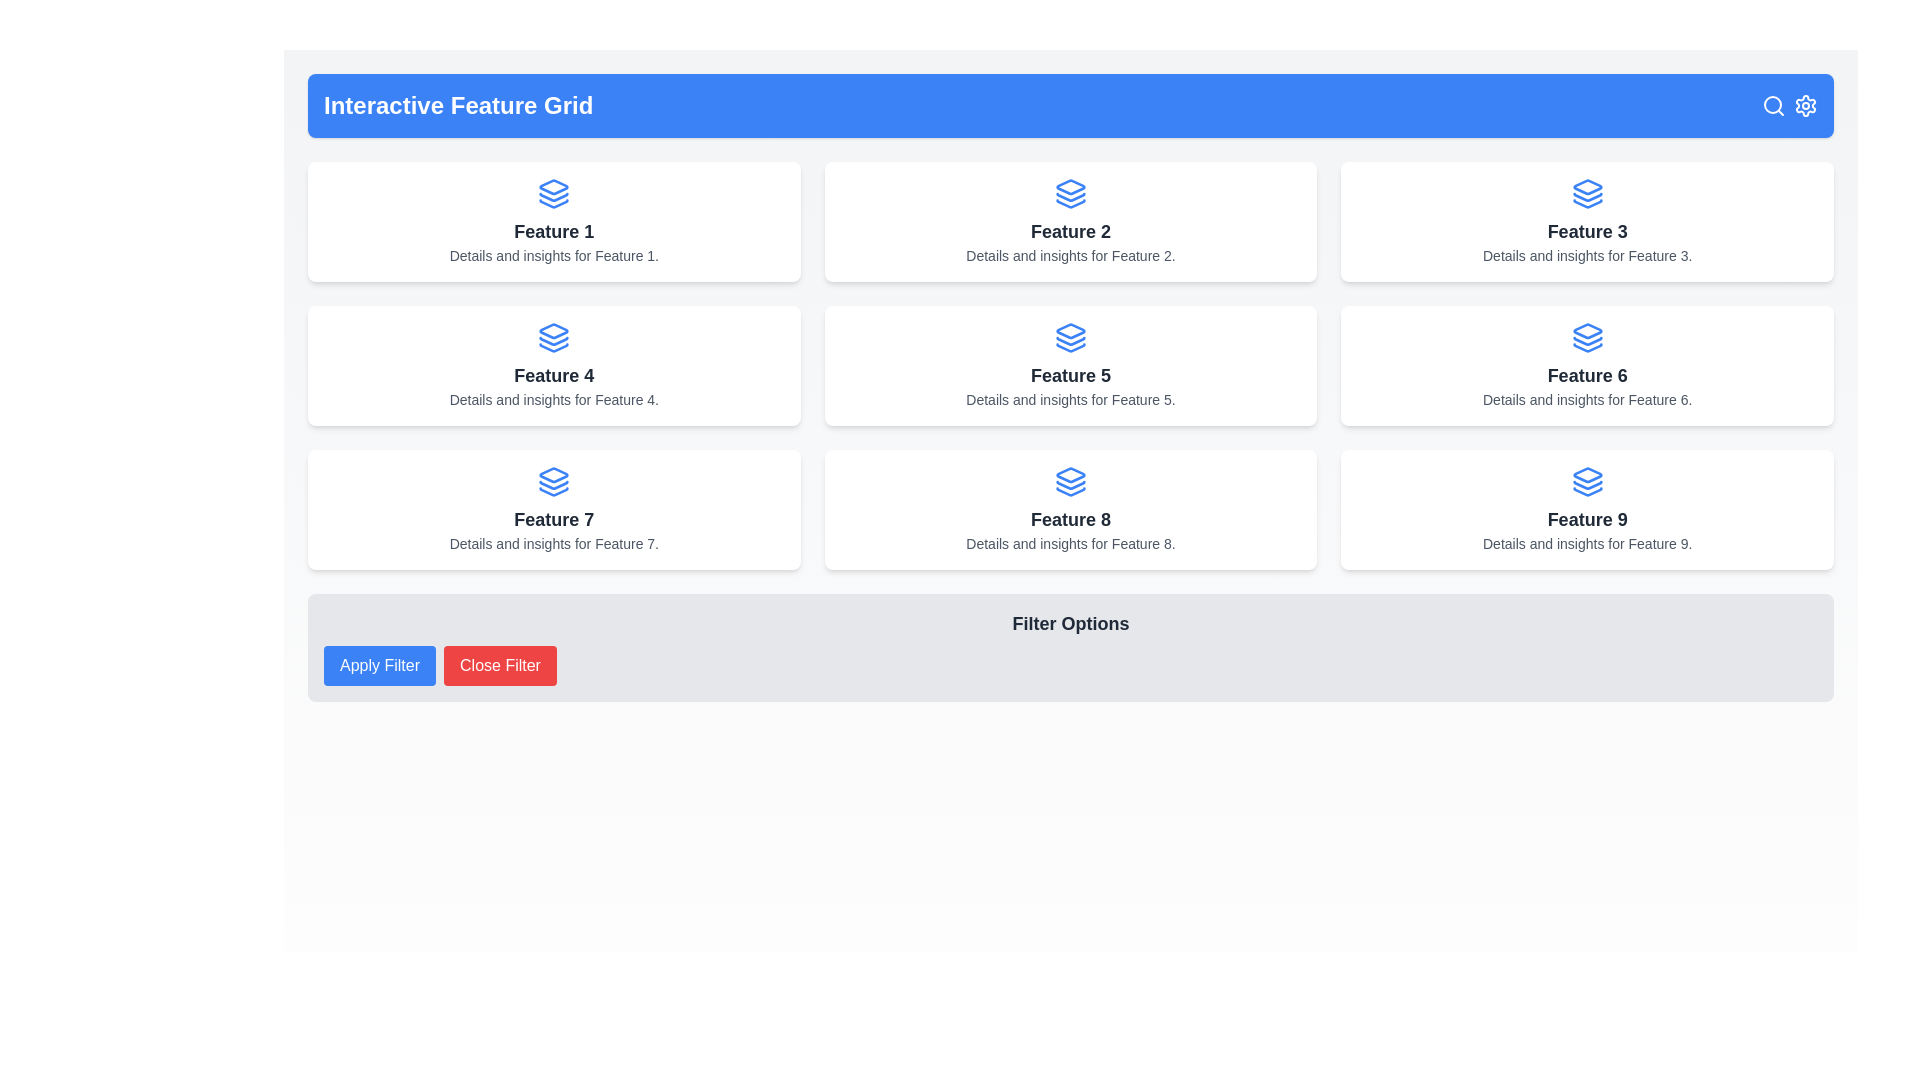 Image resolution: width=1920 pixels, height=1080 pixels. What do you see at coordinates (457, 105) in the screenshot?
I see `text header located at the top of the interface, which serves as a title or label for the section or page` at bounding box center [457, 105].